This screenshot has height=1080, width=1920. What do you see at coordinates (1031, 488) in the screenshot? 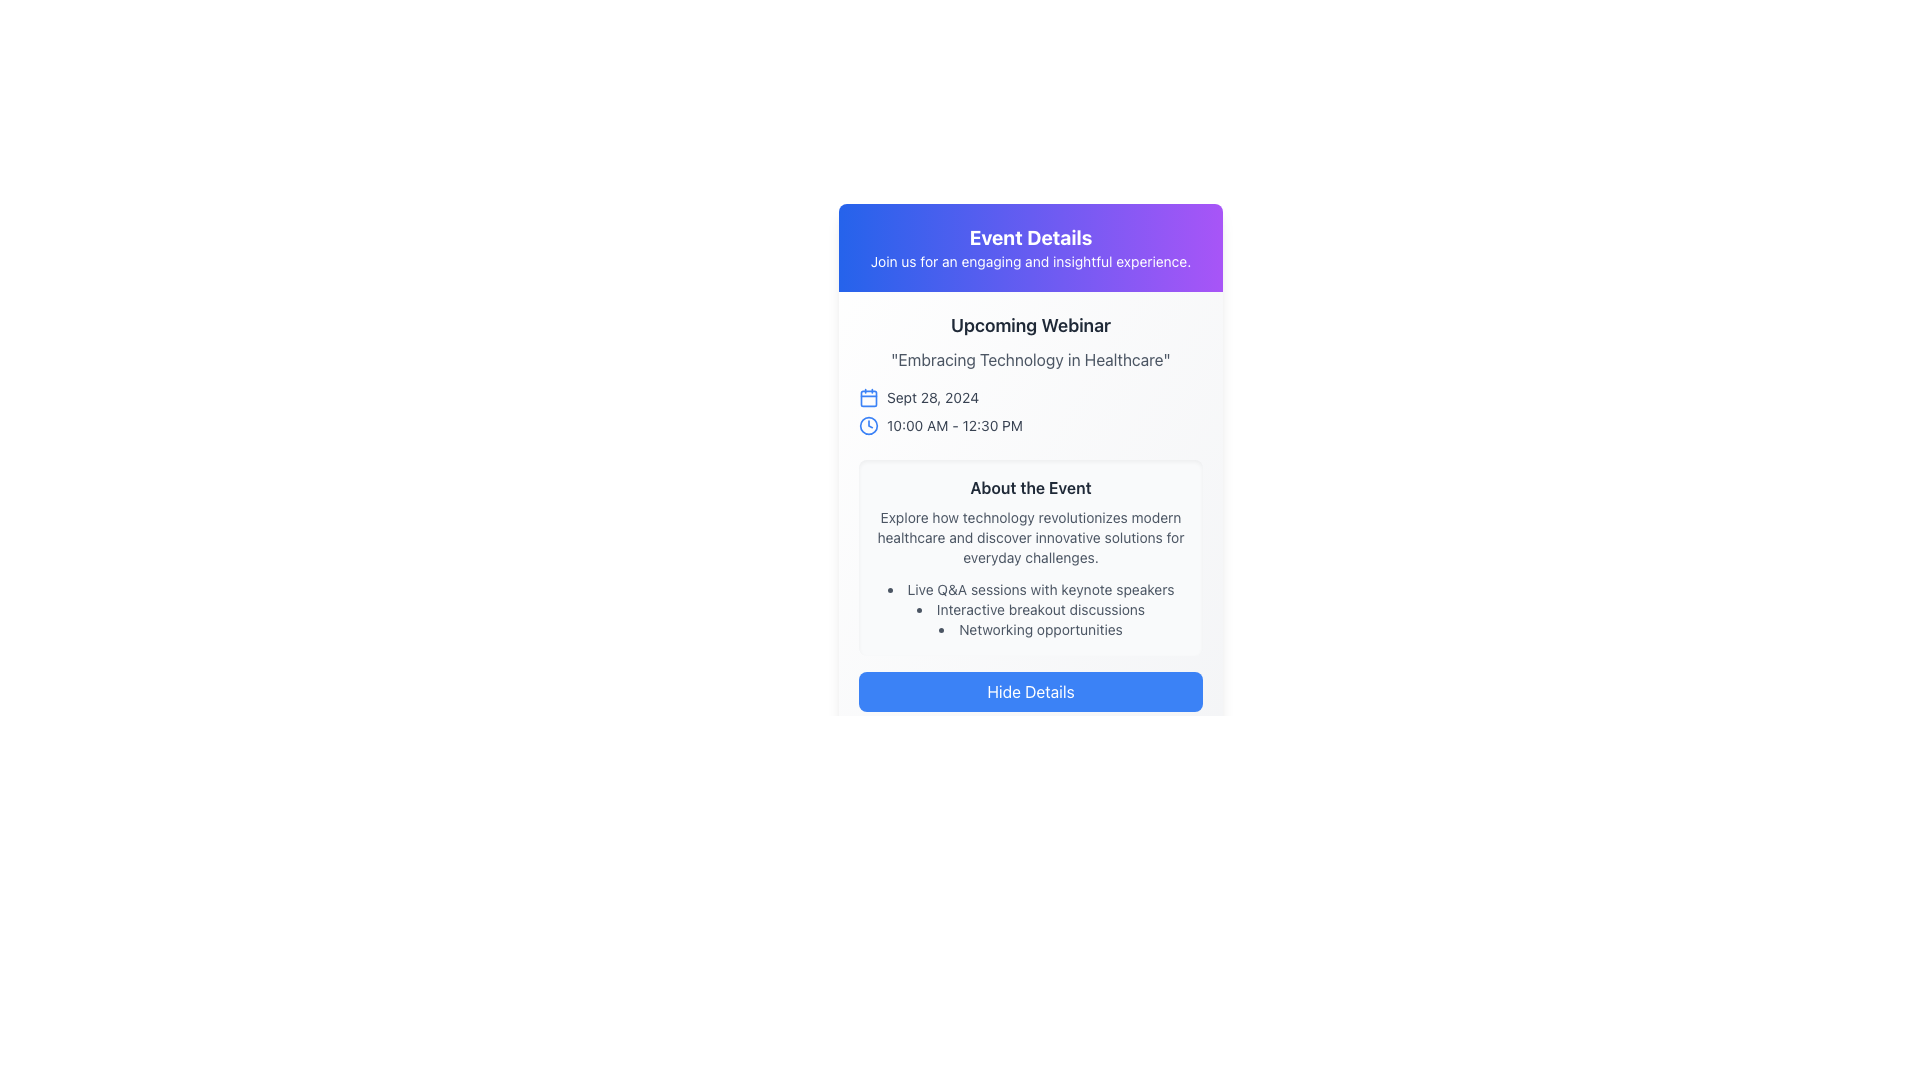
I see `text content of the 'About the Event' heading, which is styled in bold dark gray and located within a light gray box beneath the 'Upcoming Webinar' details` at bounding box center [1031, 488].